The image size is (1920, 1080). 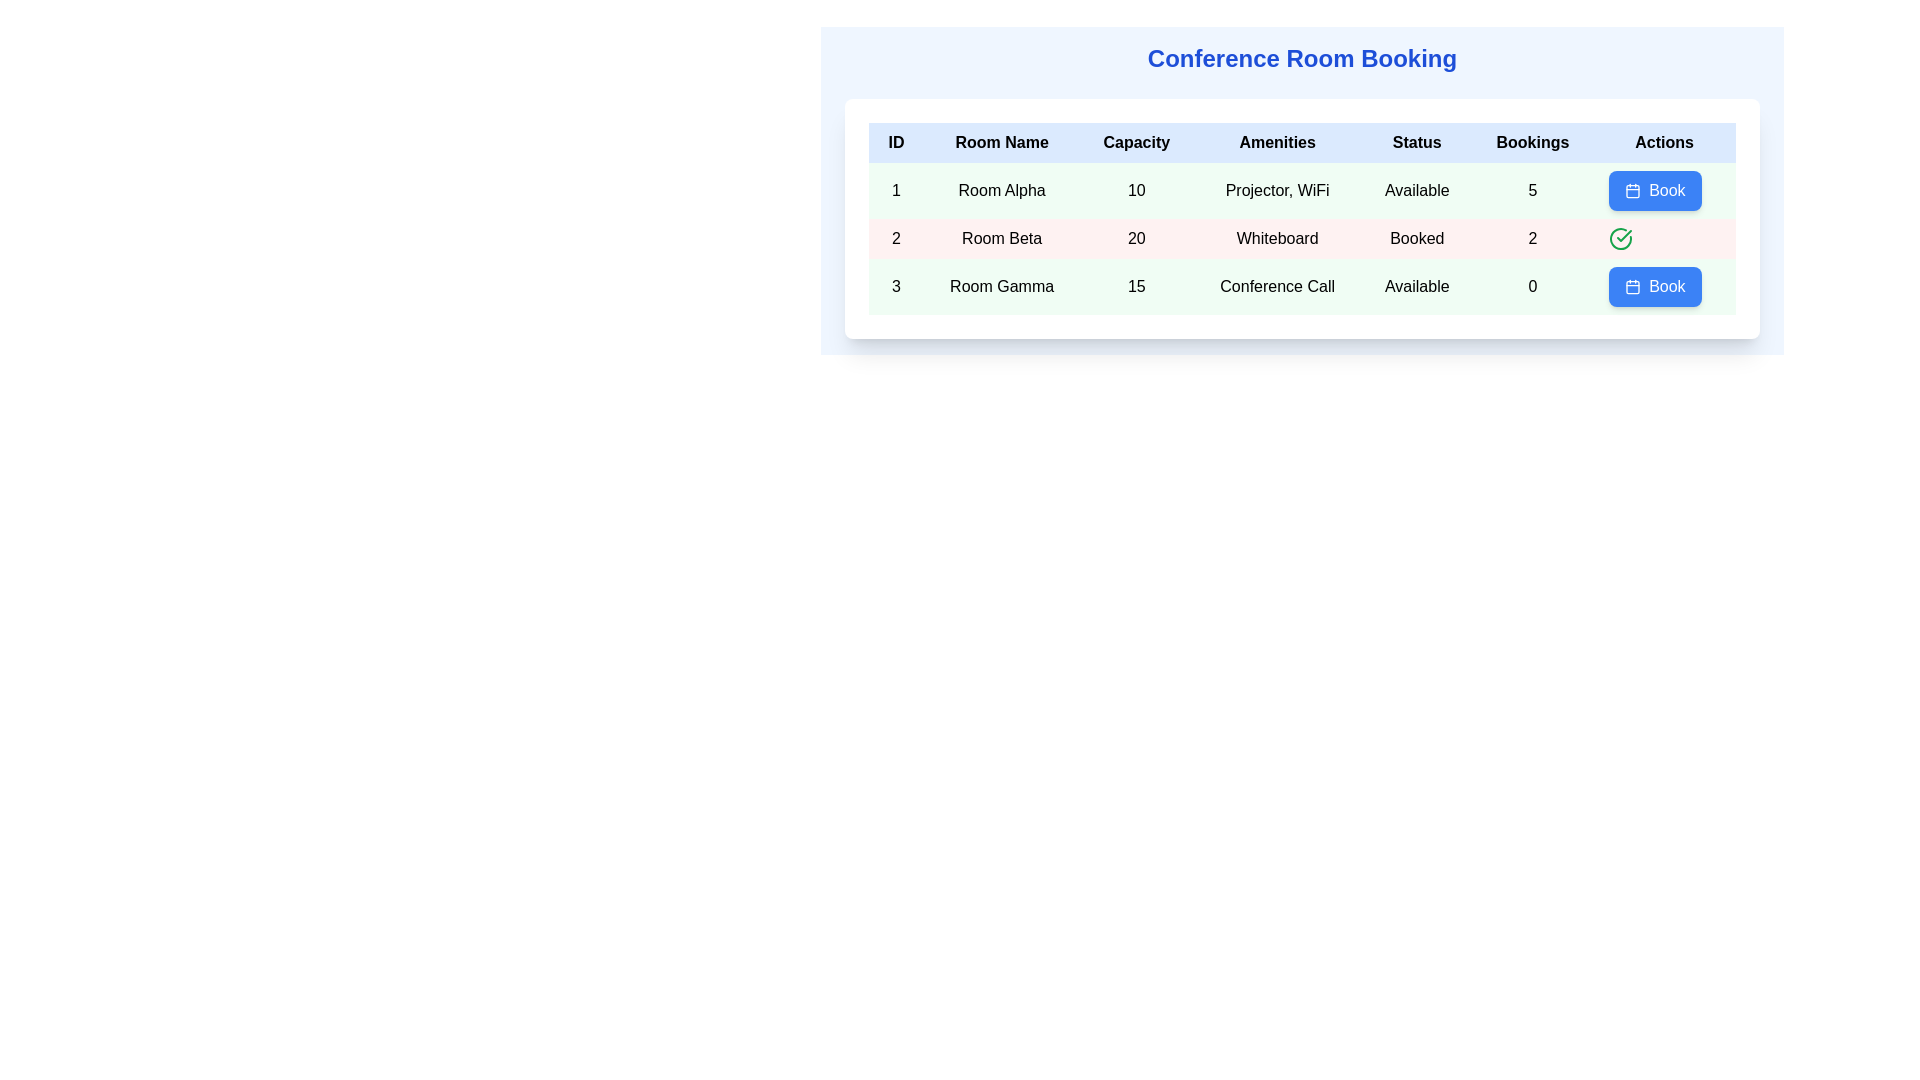 What do you see at coordinates (895, 191) in the screenshot?
I see `the text label in the first column and first row of the table, which displays the number '1'` at bounding box center [895, 191].